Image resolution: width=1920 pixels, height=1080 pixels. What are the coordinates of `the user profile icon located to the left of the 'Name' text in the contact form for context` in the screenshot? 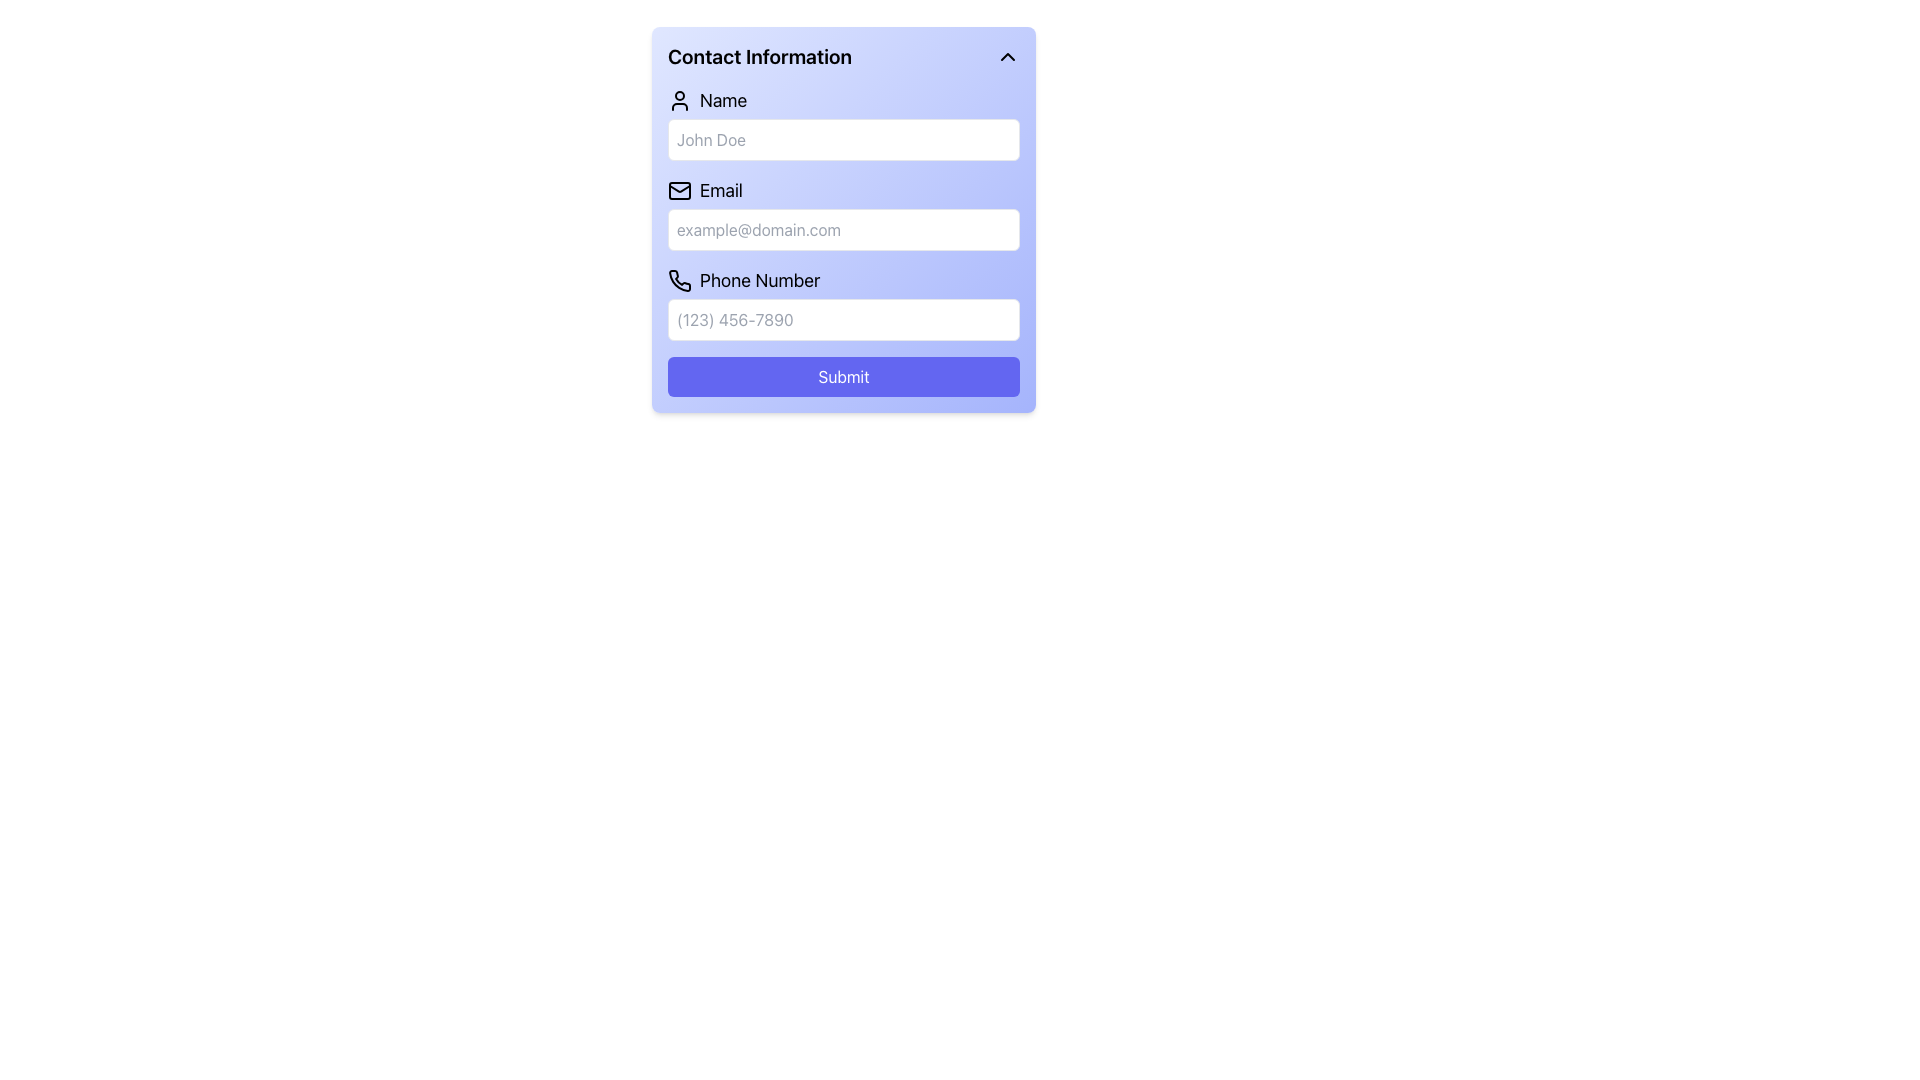 It's located at (680, 100).